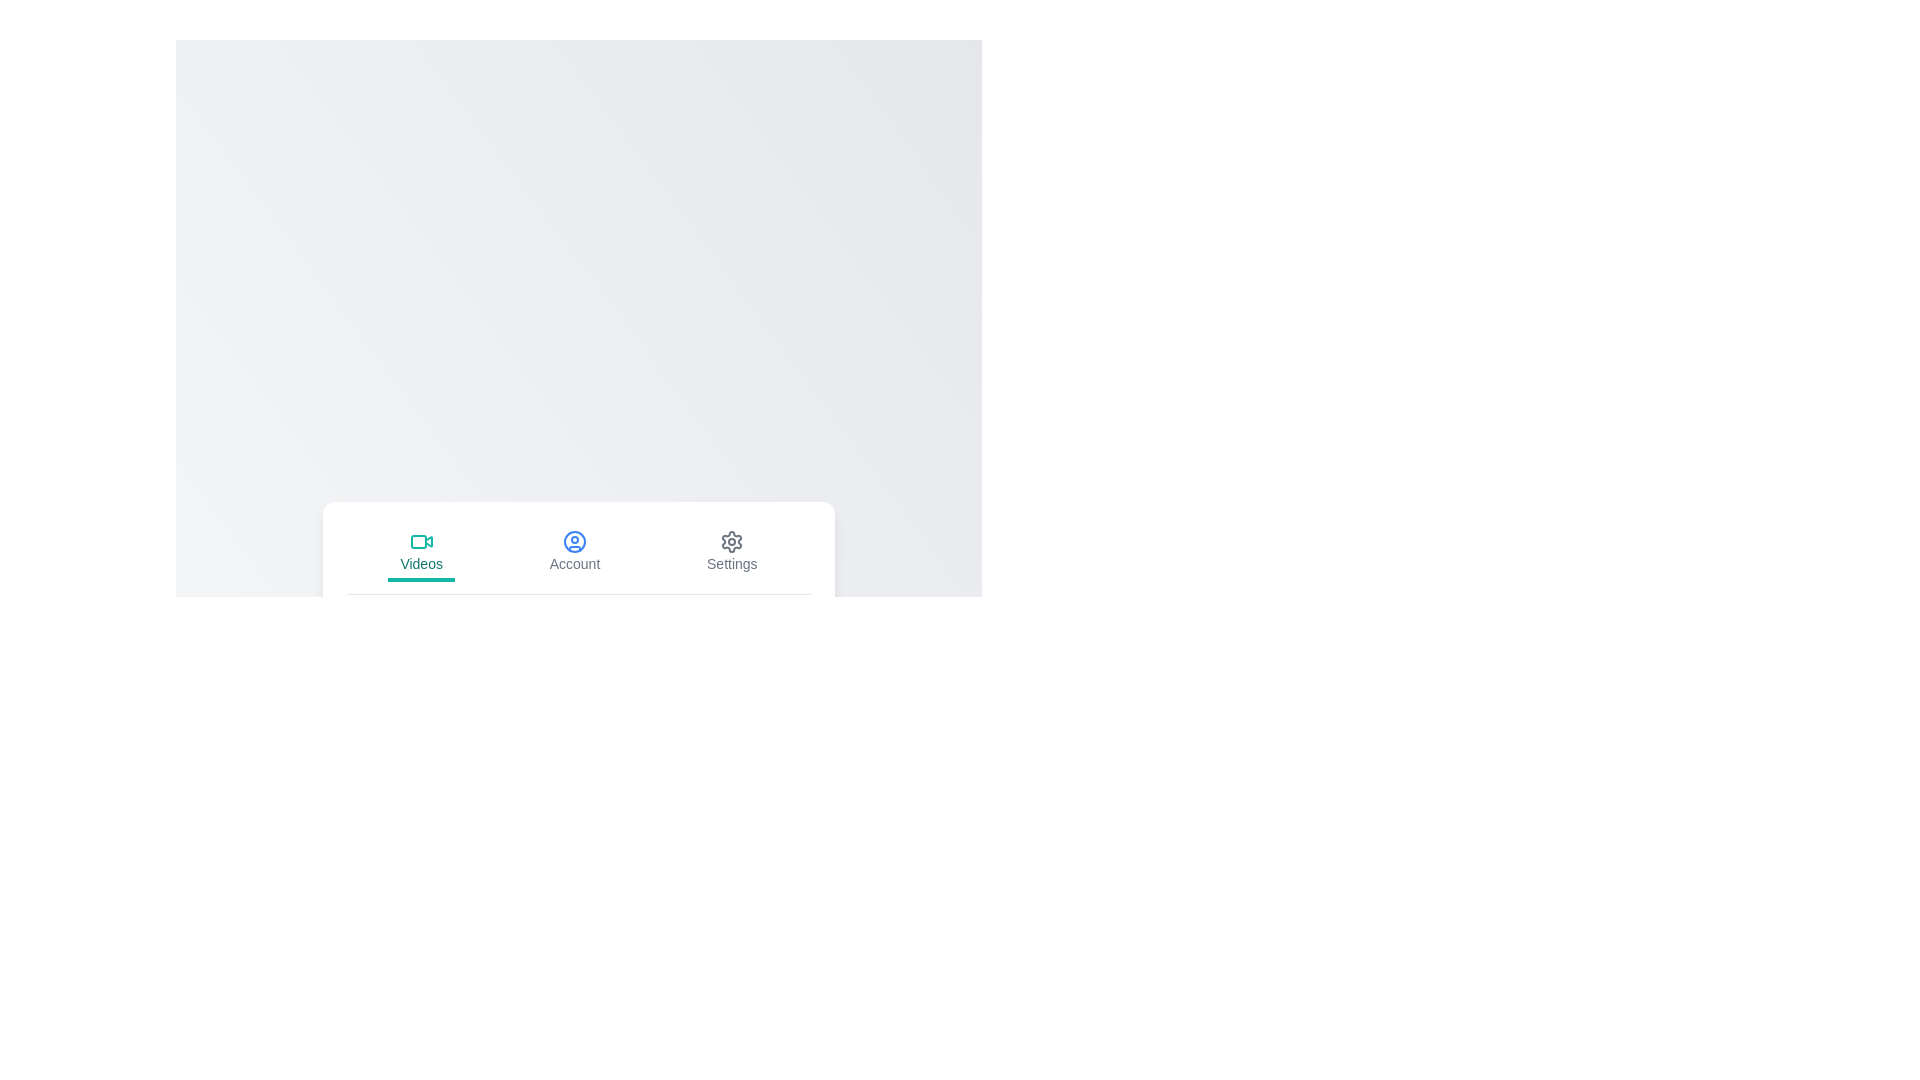  What do you see at coordinates (420, 553) in the screenshot?
I see `the Videos tab by clicking on its button` at bounding box center [420, 553].